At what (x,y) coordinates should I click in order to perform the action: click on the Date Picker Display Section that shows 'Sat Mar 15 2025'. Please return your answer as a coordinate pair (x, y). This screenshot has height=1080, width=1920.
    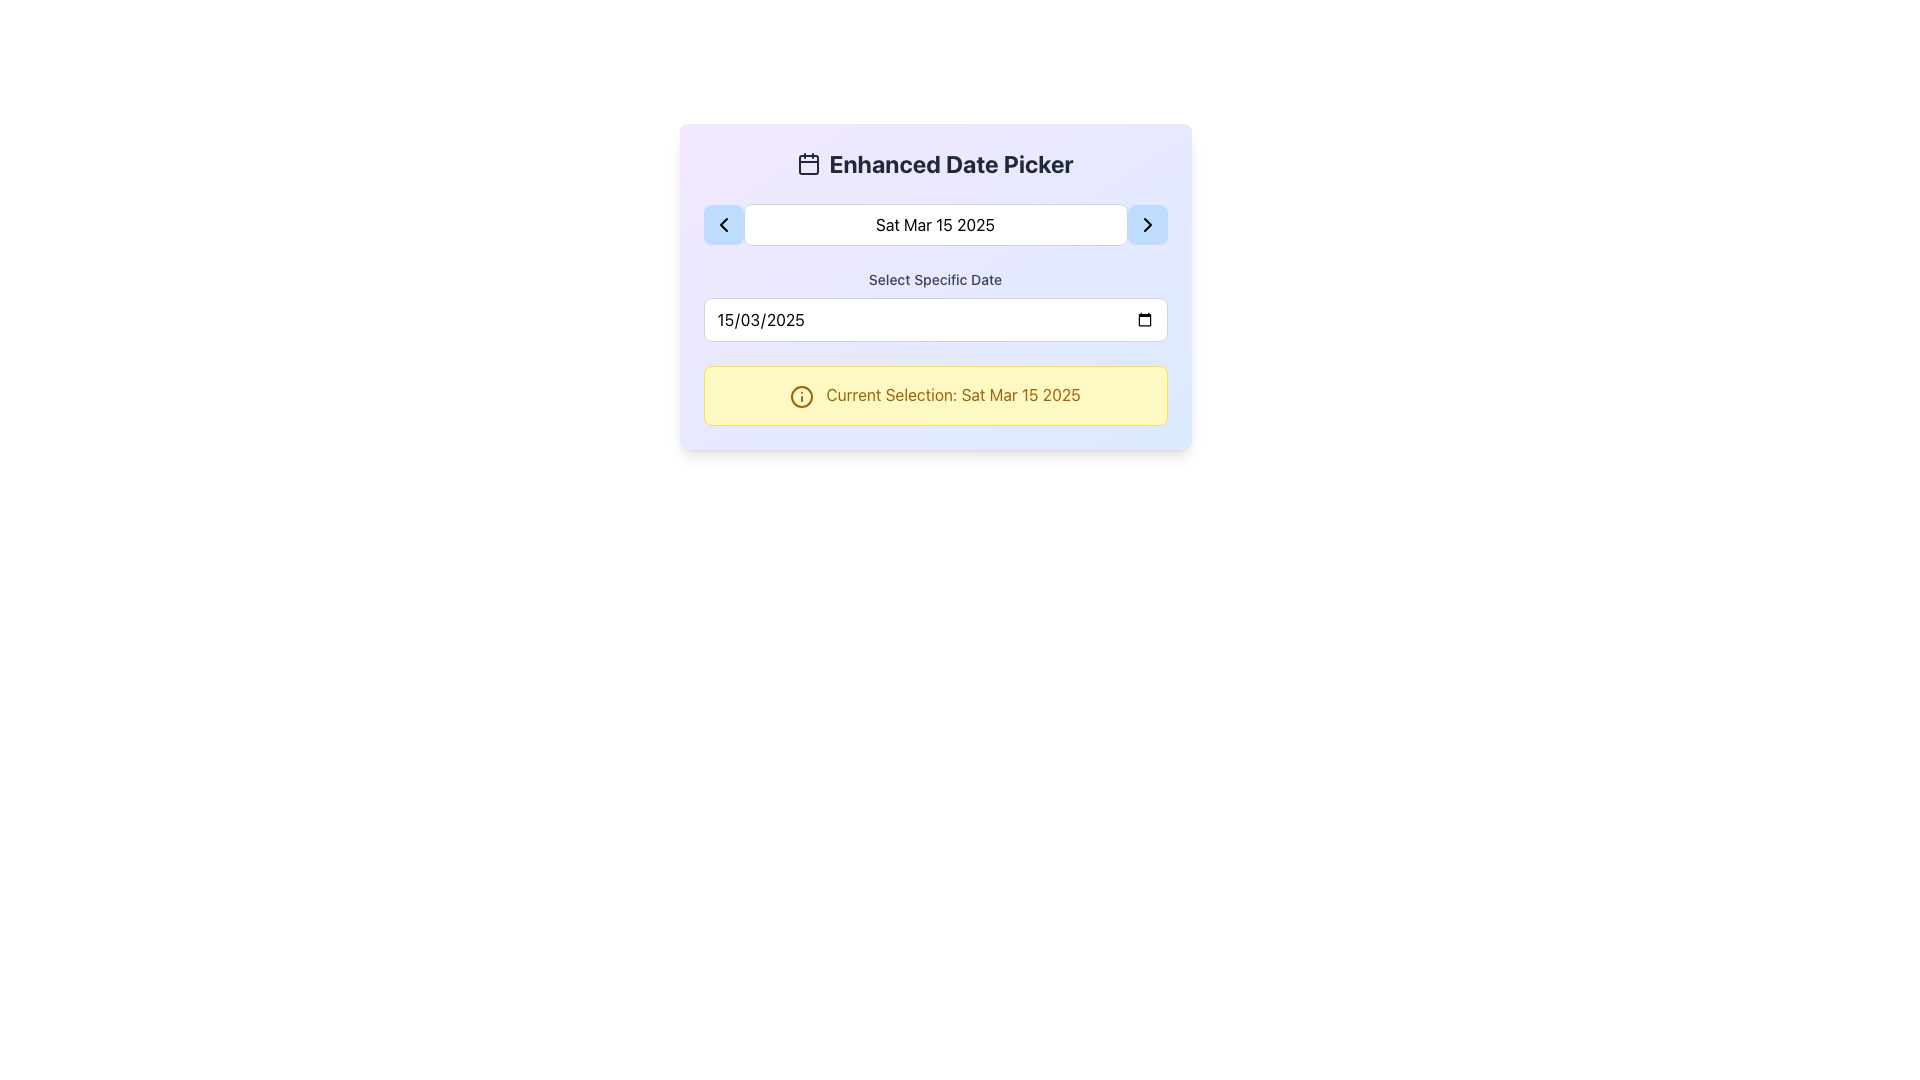
    Looking at the image, I should click on (934, 224).